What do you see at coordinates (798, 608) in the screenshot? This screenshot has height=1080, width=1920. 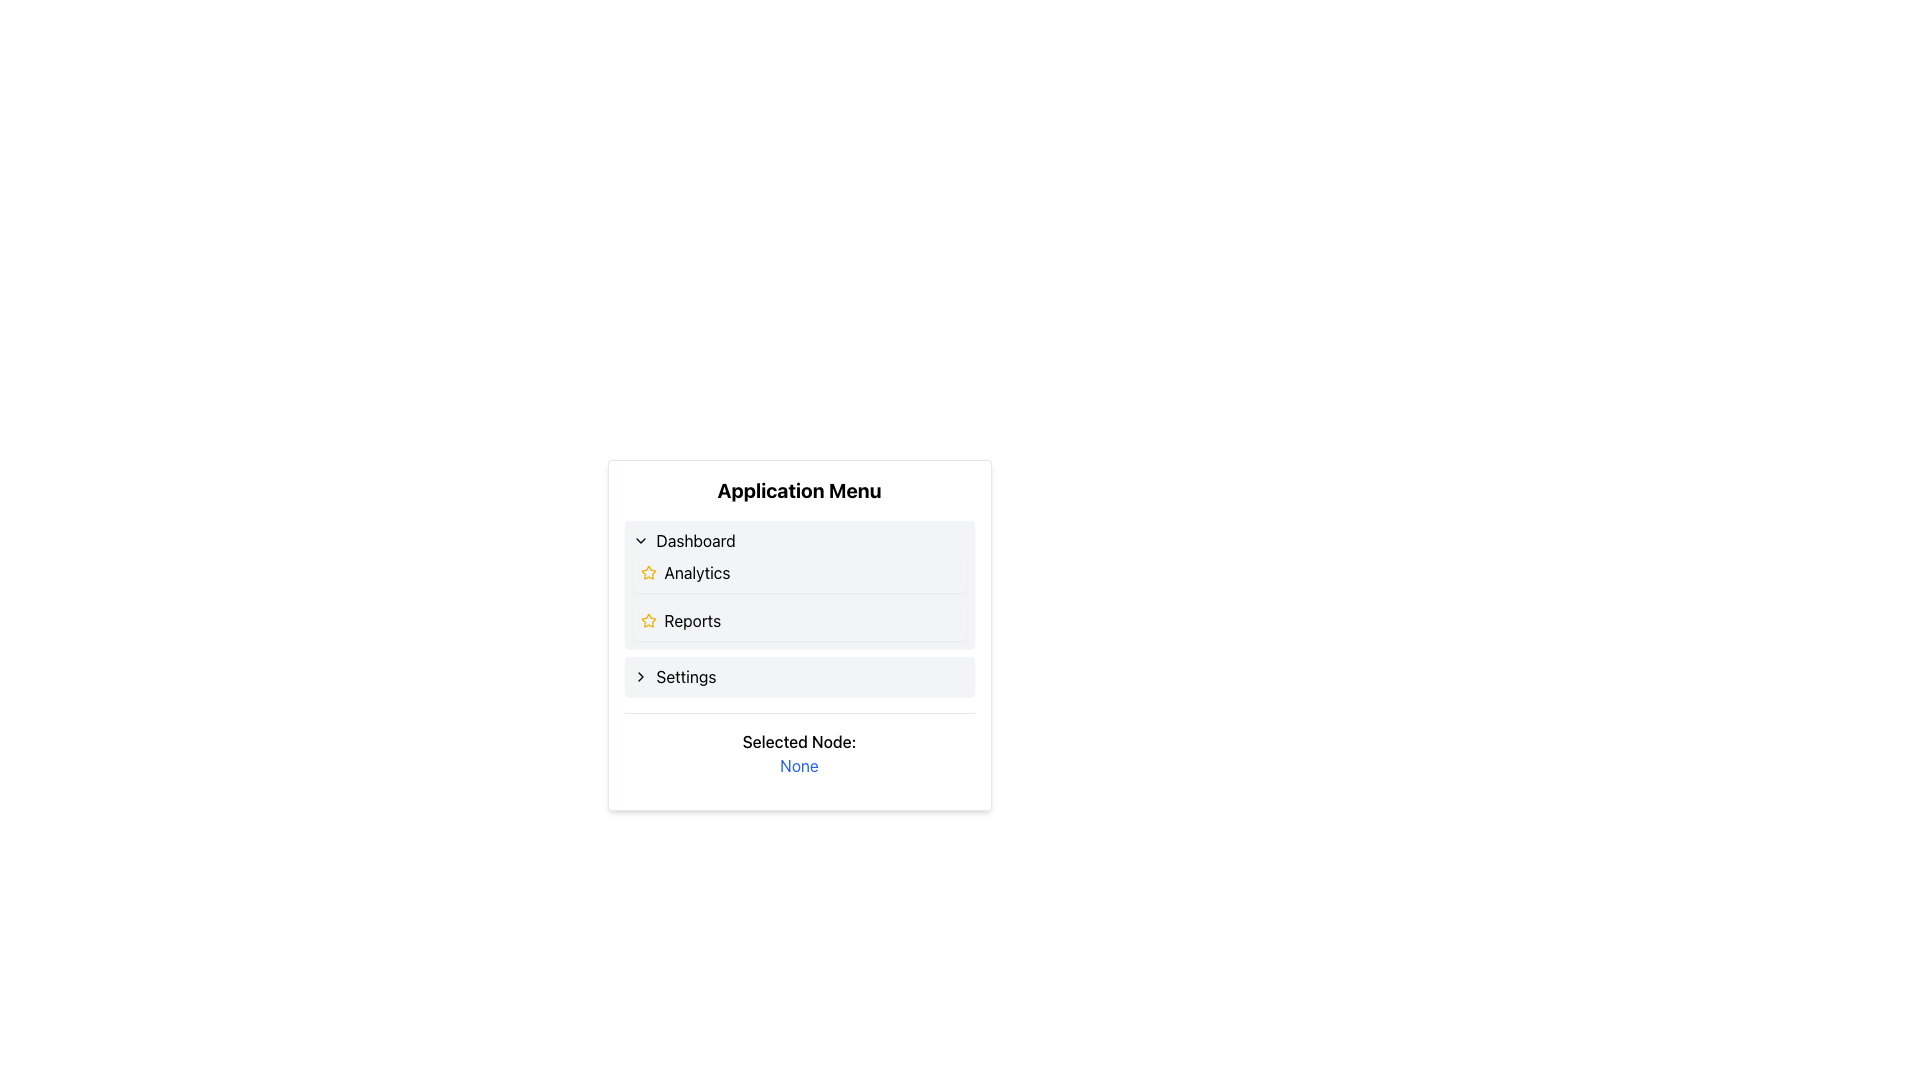 I see `the 'Reports' menu item, which is the third option in the 'Application Menu', by clicking on it` at bounding box center [798, 608].